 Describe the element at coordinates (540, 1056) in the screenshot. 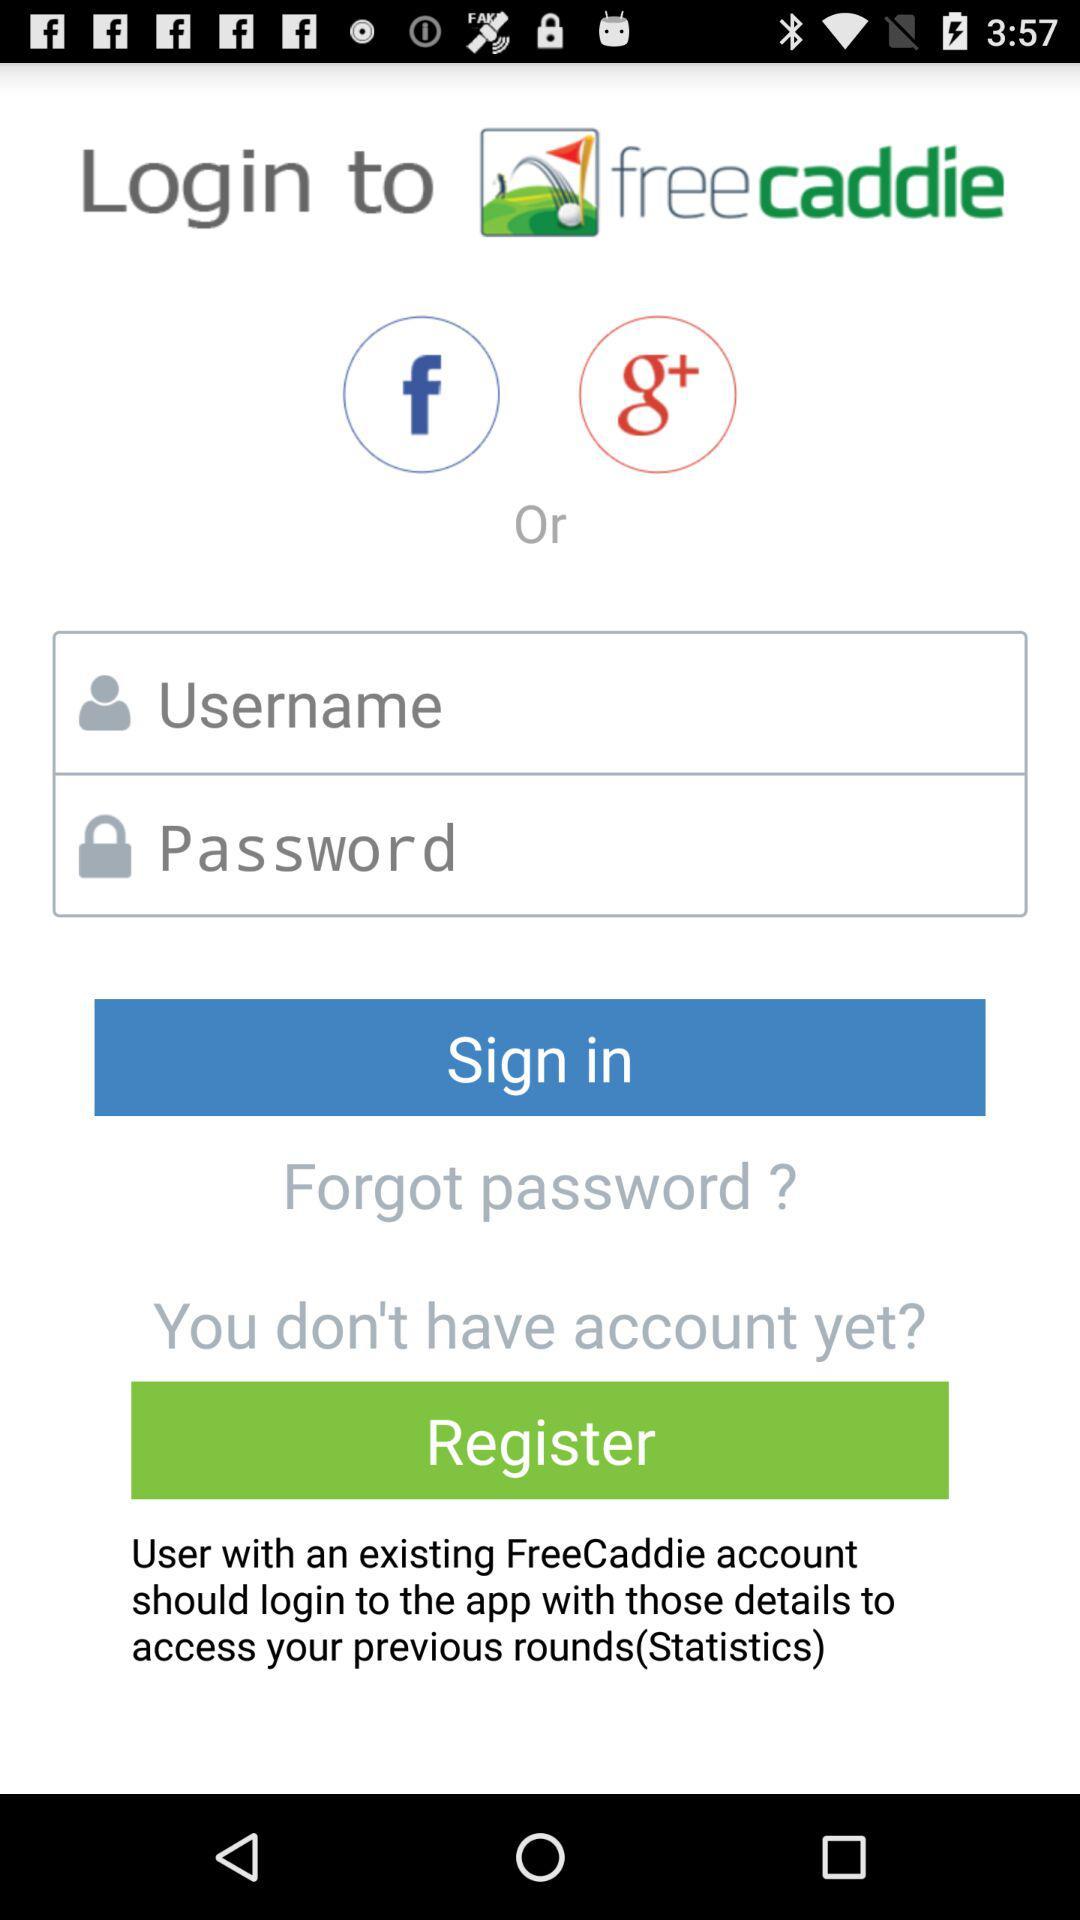

I see `the sign in icon` at that location.